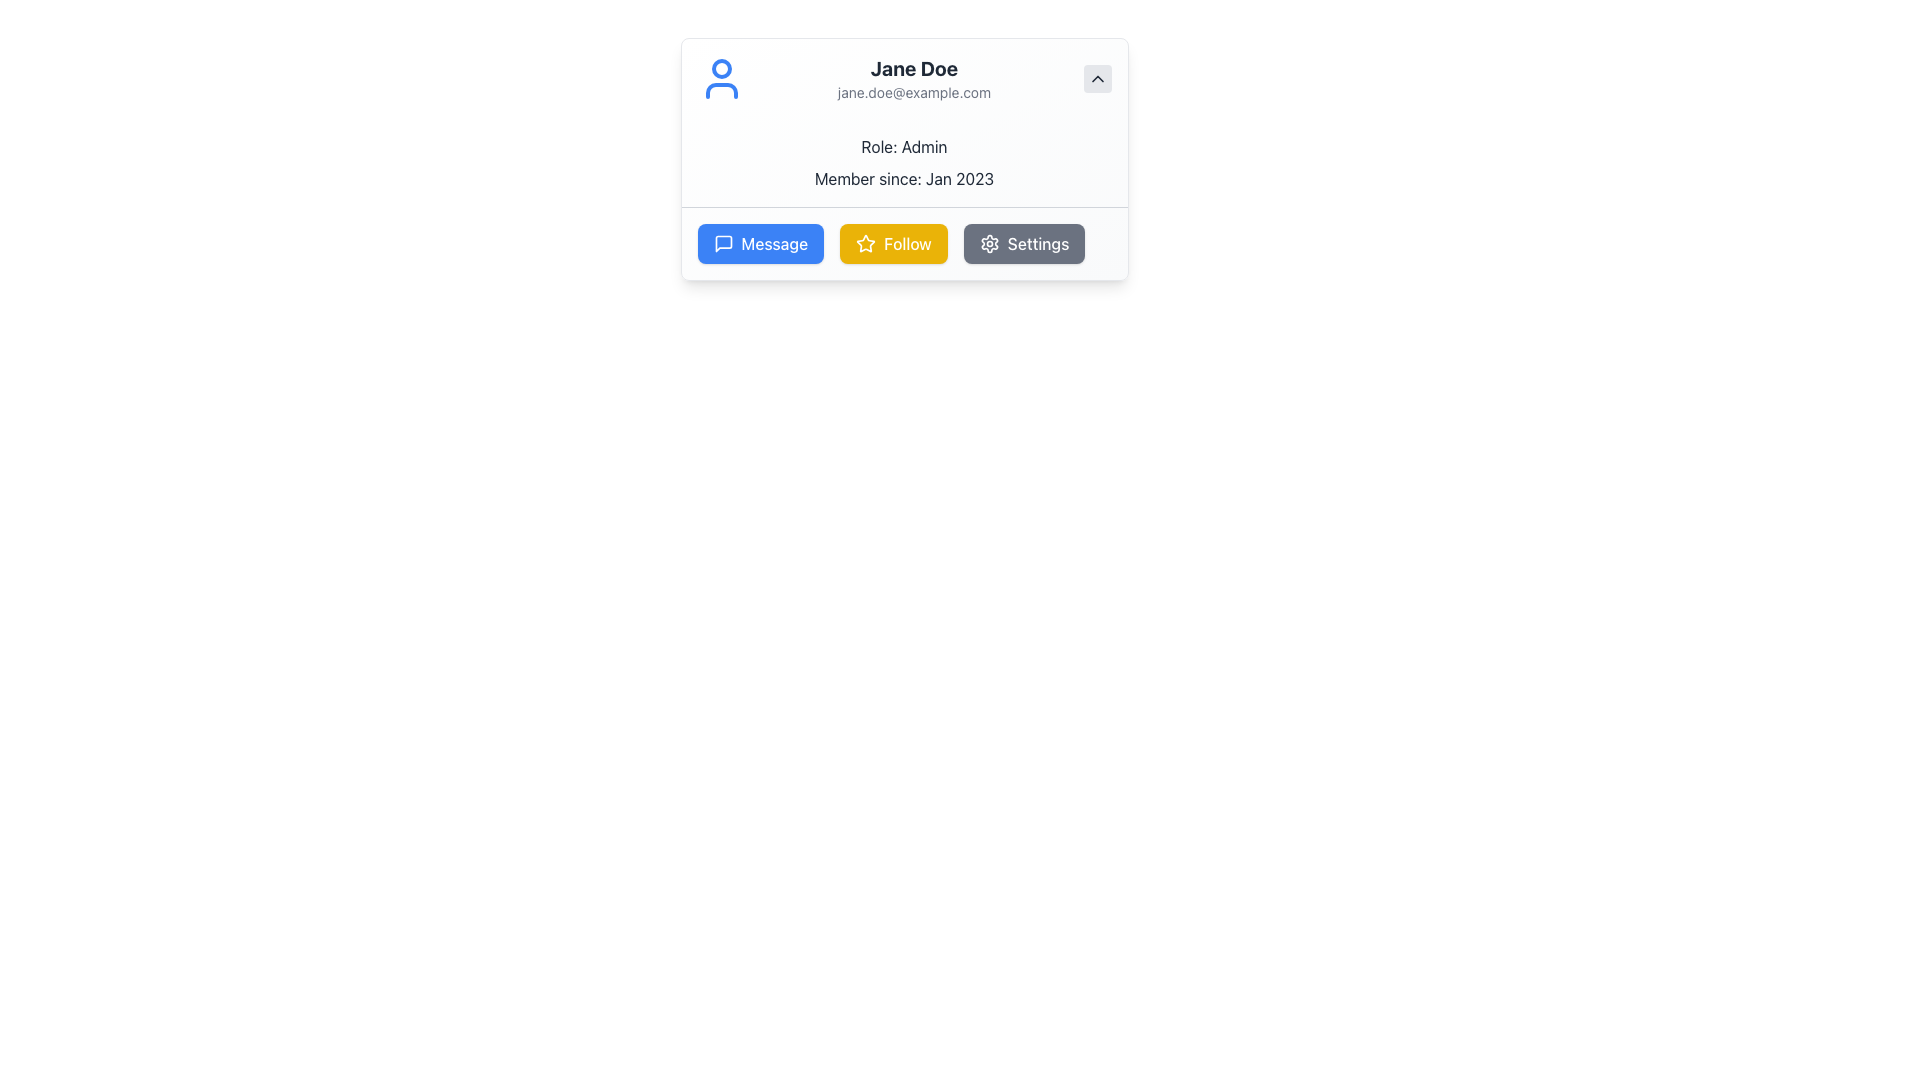 This screenshot has height=1080, width=1920. Describe the element at coordinates (722, 242) in the screenshot. I see `the 'Message' button, which contains a speech bubble icon and is styled with a blue background and white text, located at the bottom of the user profile card` at that location.